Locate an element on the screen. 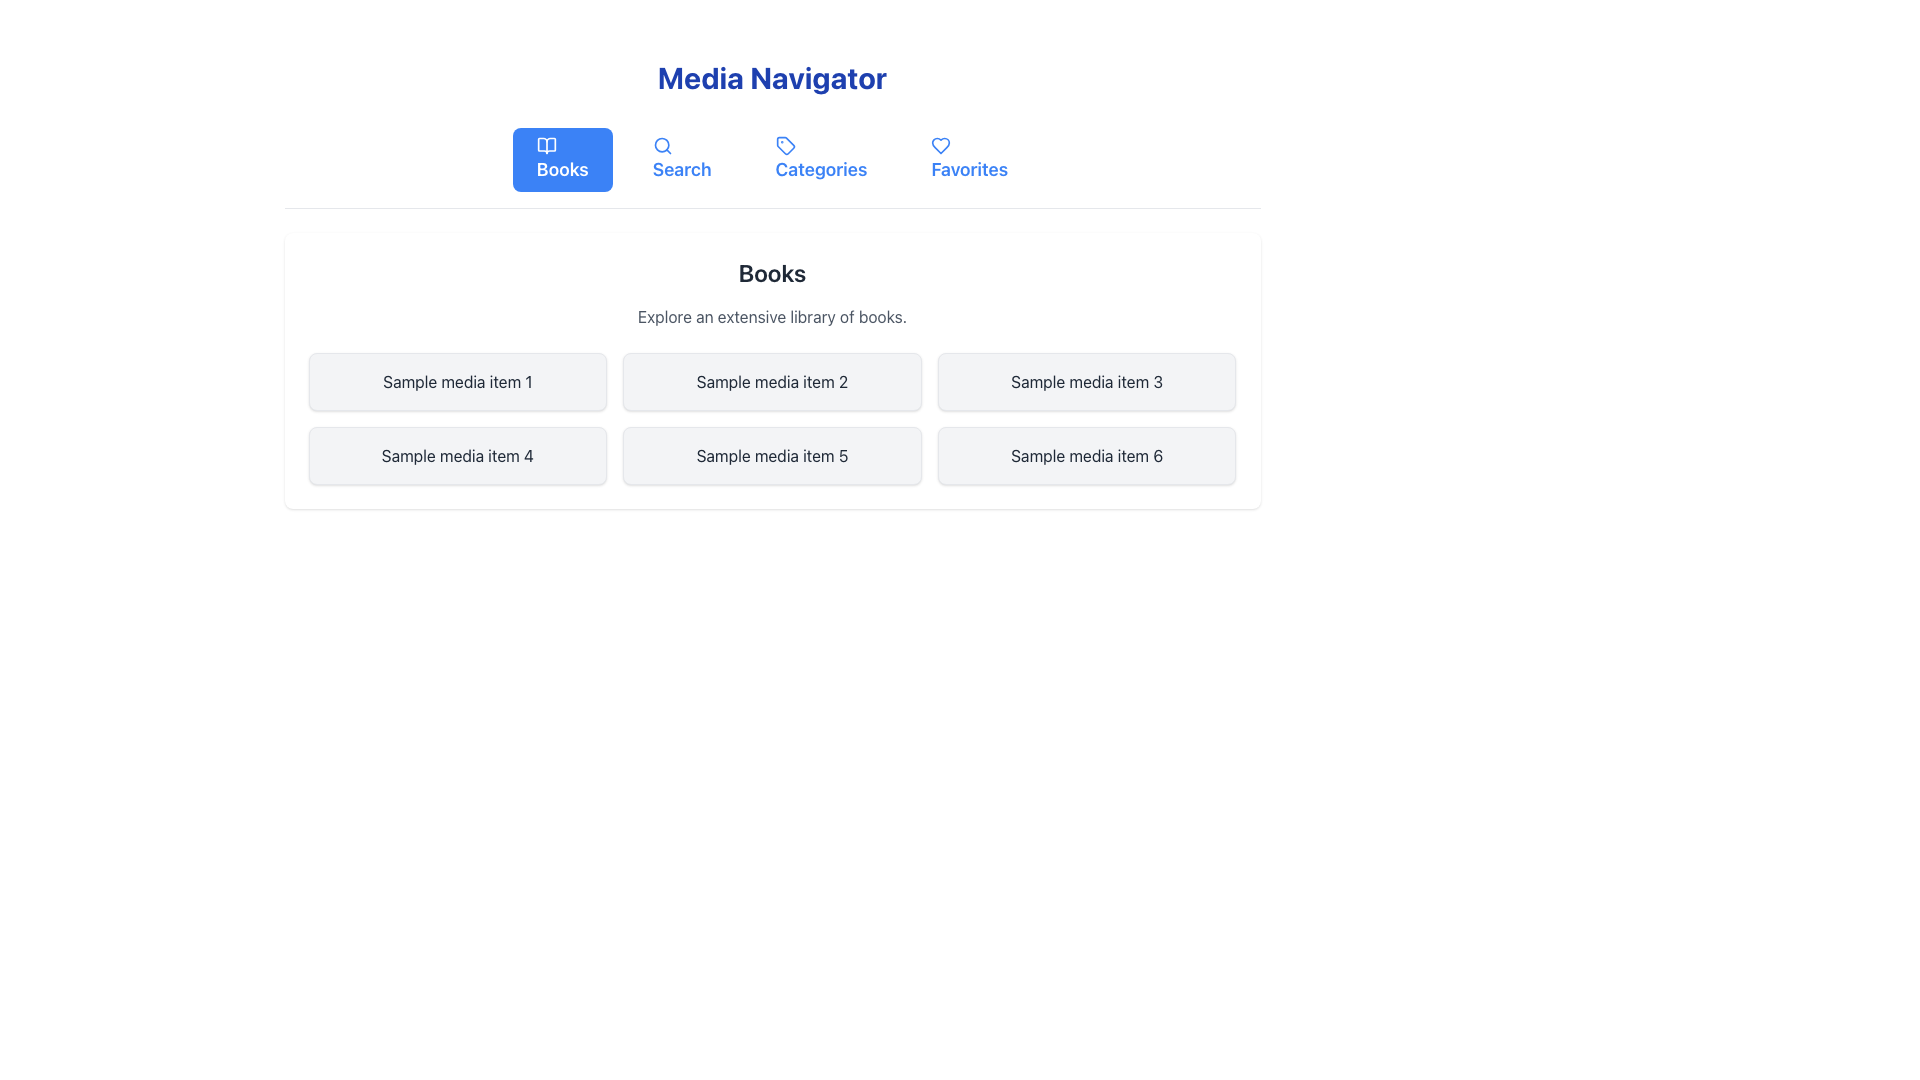  descriptive text label located in the lower right corner of the media item grid, which indicates the title of the specific media item it represents is located at coordinates (1086, 455).